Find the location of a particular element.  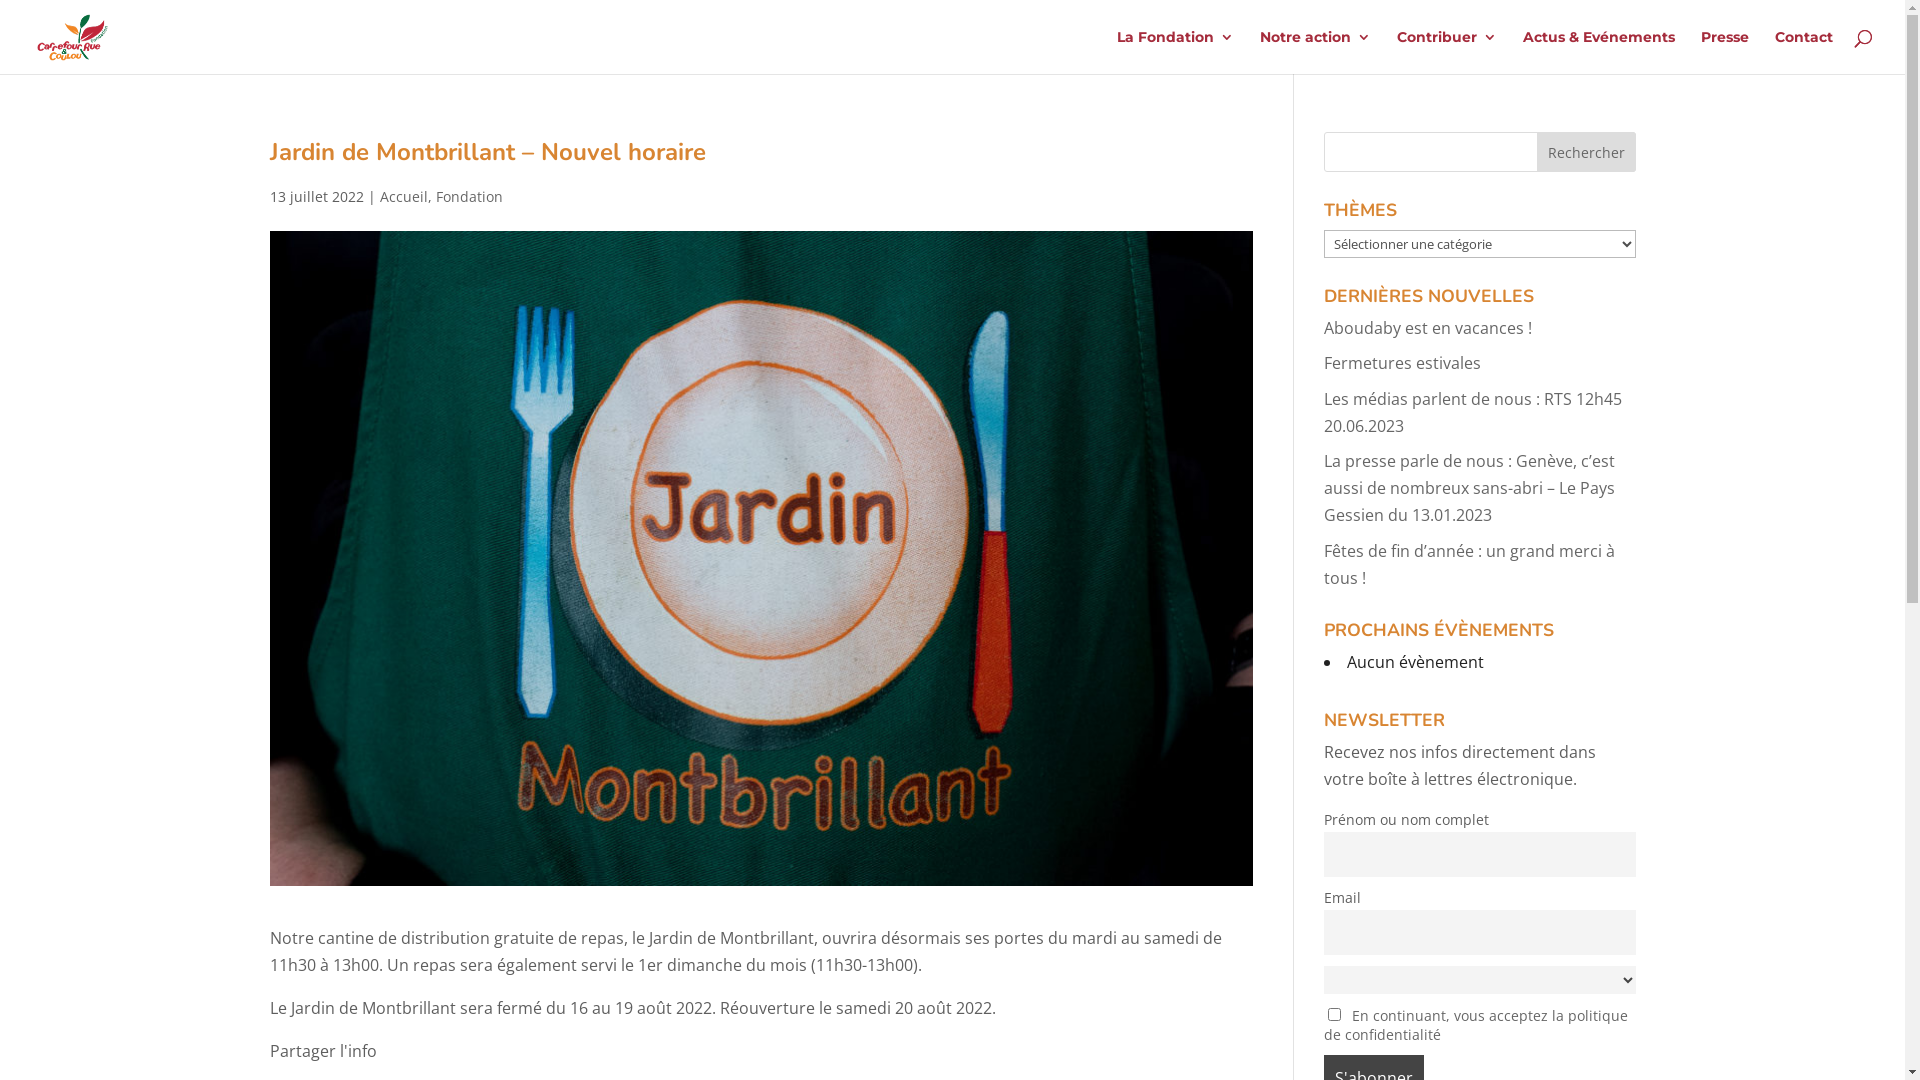

'Contact' is located at coordinates (1804, 50).